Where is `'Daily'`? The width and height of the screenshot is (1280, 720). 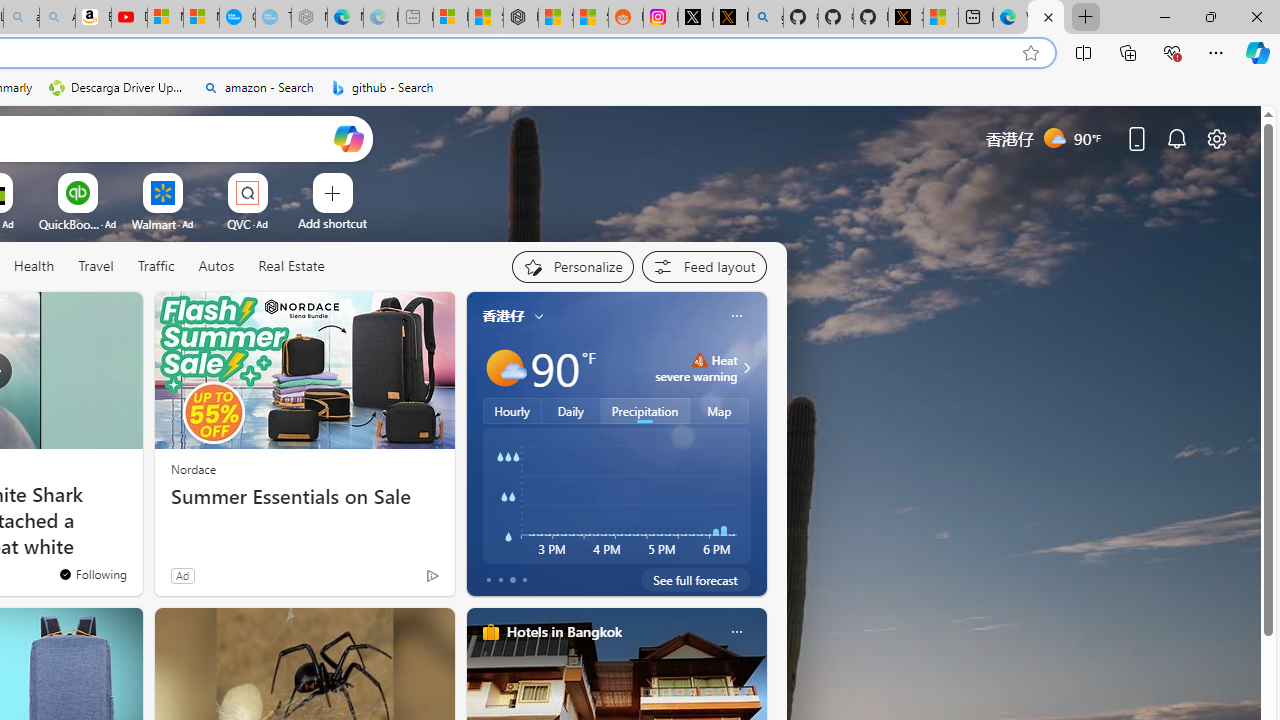
'Daily' is located at coordinates (570, 410).